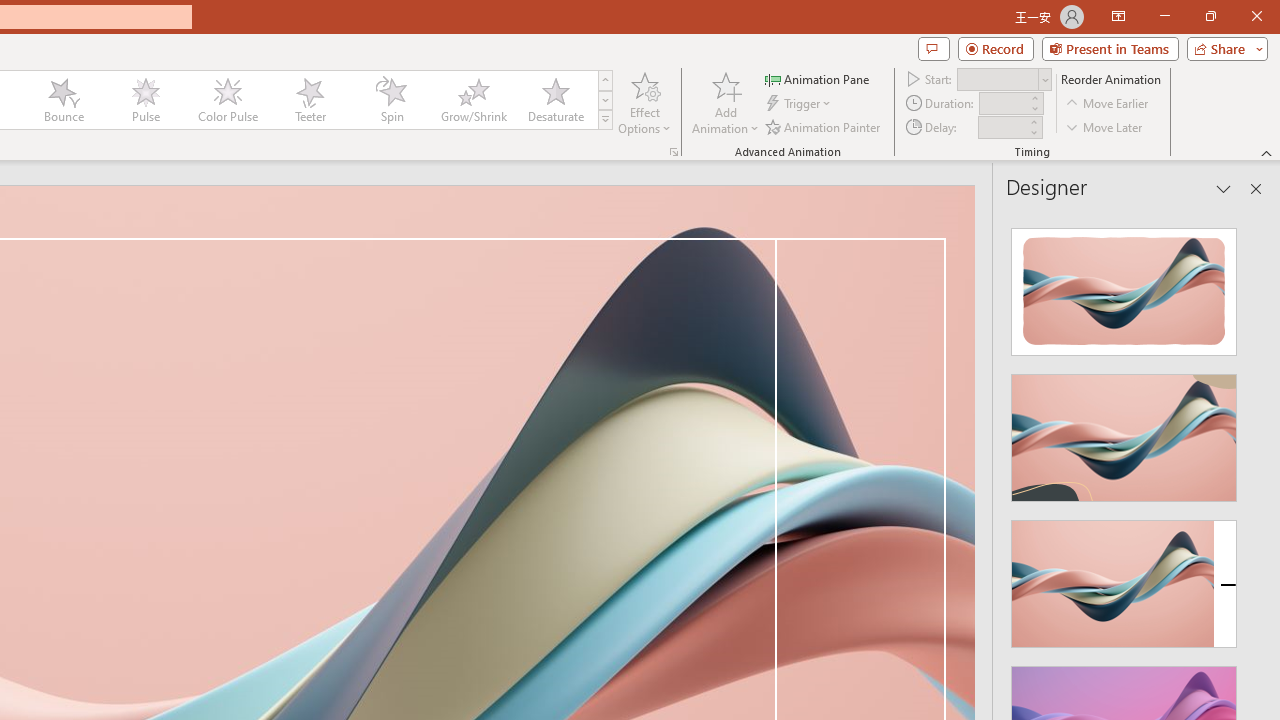 This screenshot has height=720, width=1280. What do you see at coordinates (1106, 103) in the screenshot?
I see `'Move Earlier'` at bounding box center [1106, 103].